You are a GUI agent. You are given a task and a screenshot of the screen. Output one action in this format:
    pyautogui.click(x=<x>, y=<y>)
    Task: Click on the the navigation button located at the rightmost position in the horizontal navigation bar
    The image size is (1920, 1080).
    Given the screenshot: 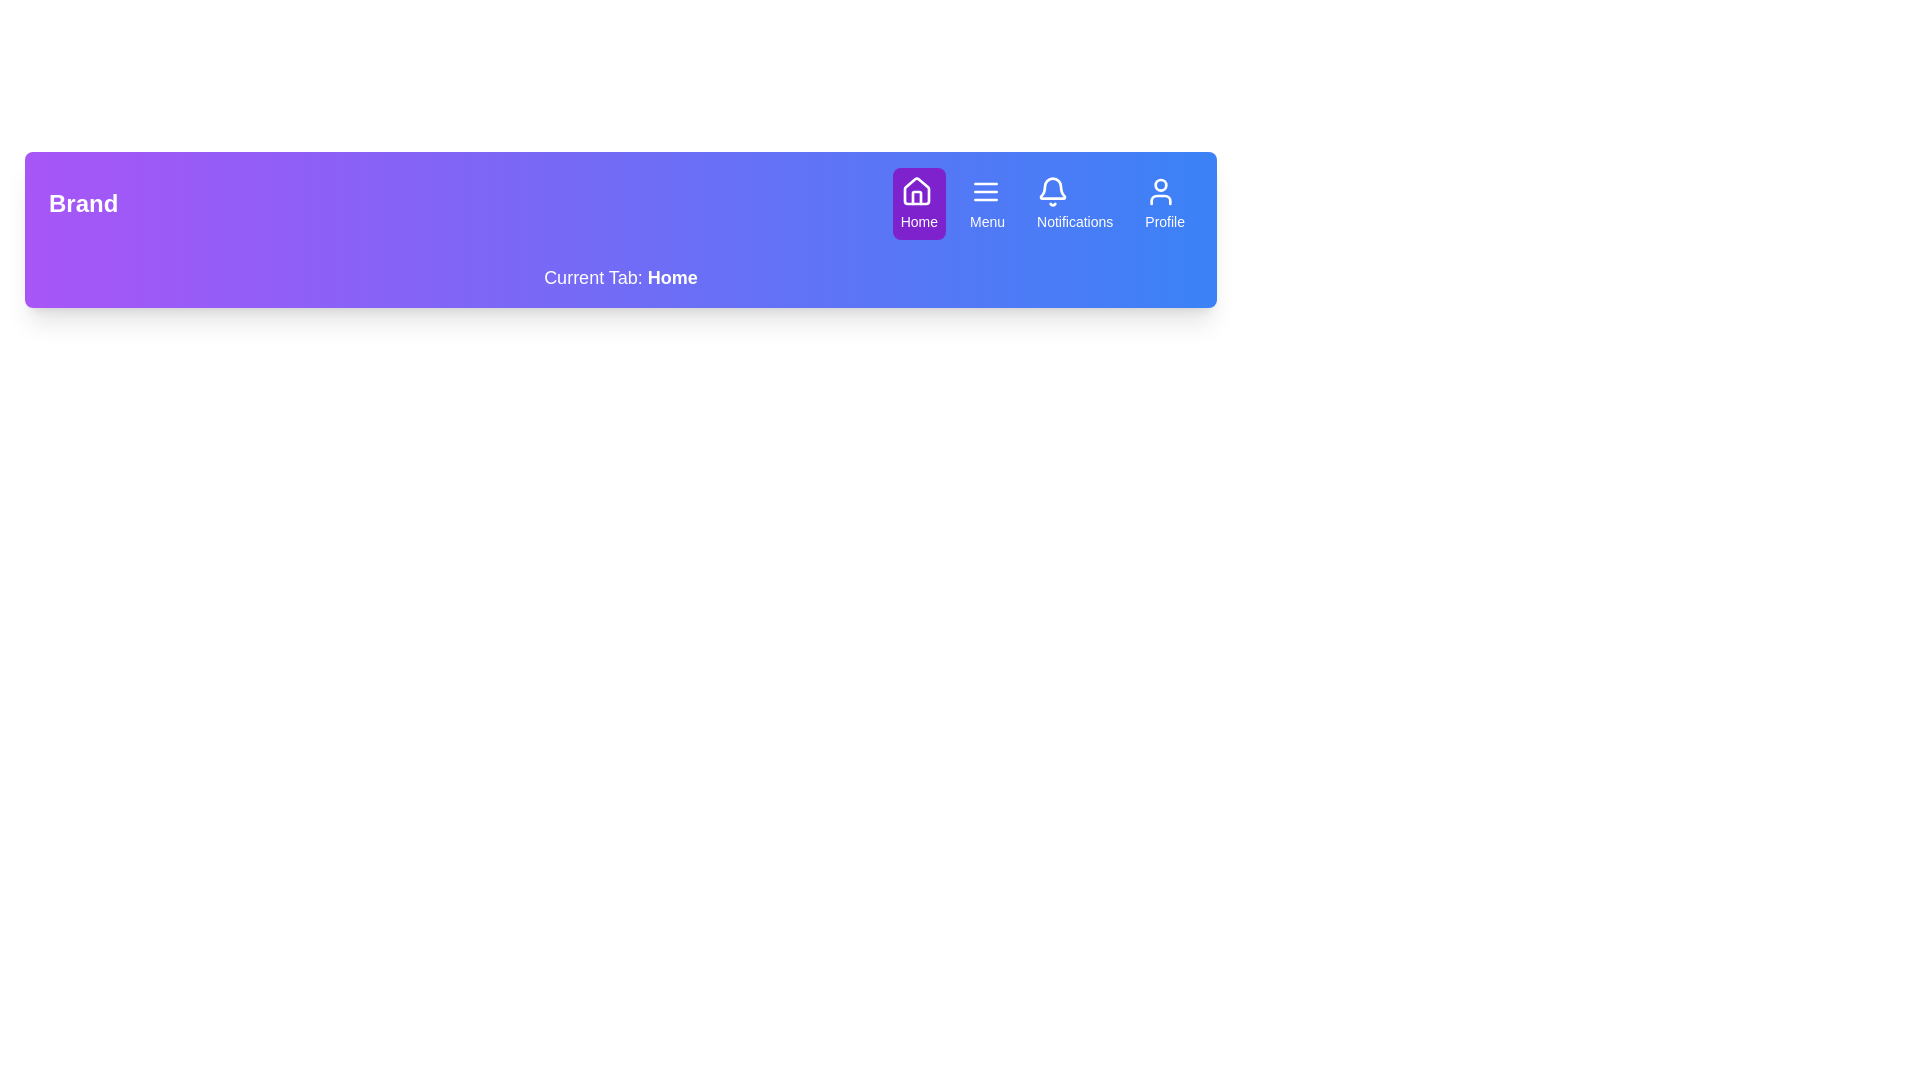 What is the action you would take?
    pyautogui.click(x=1165, y=204)
    